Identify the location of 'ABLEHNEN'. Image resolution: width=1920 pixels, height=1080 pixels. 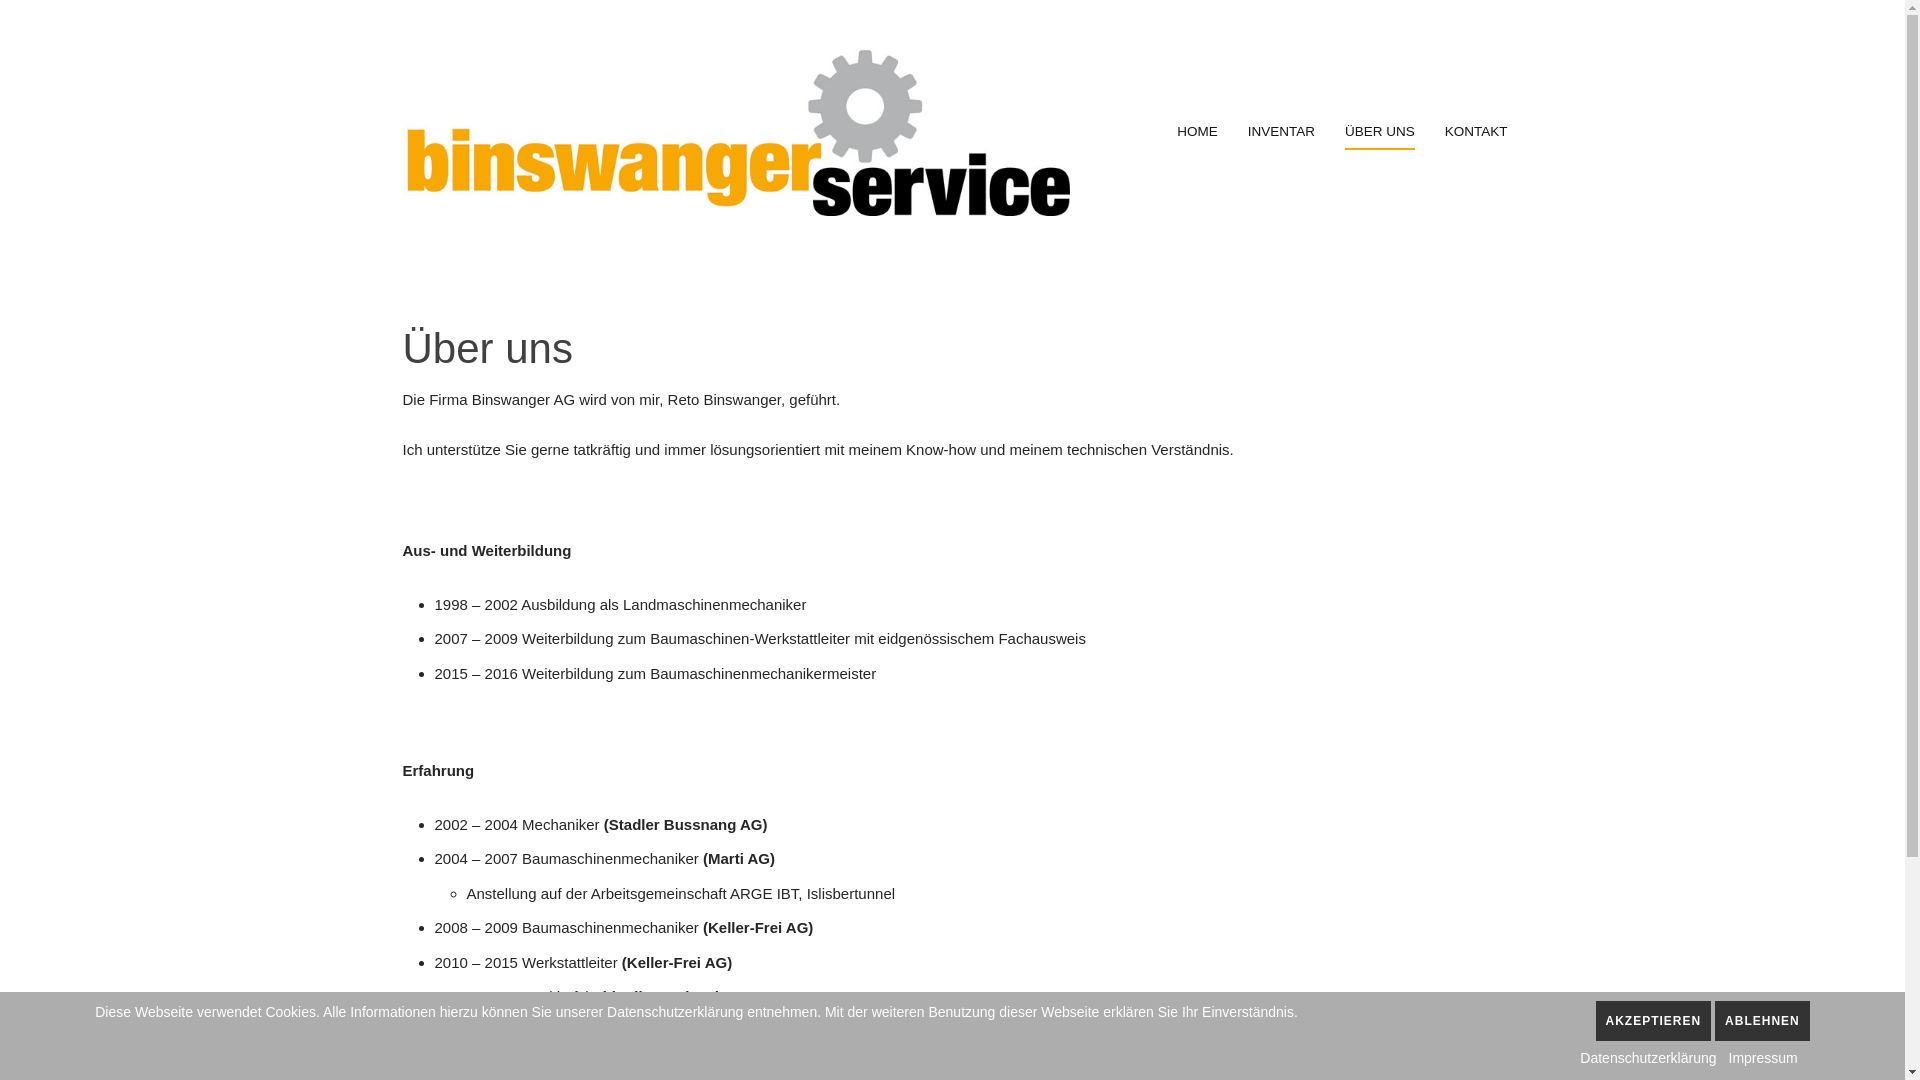
(1713, 1021).